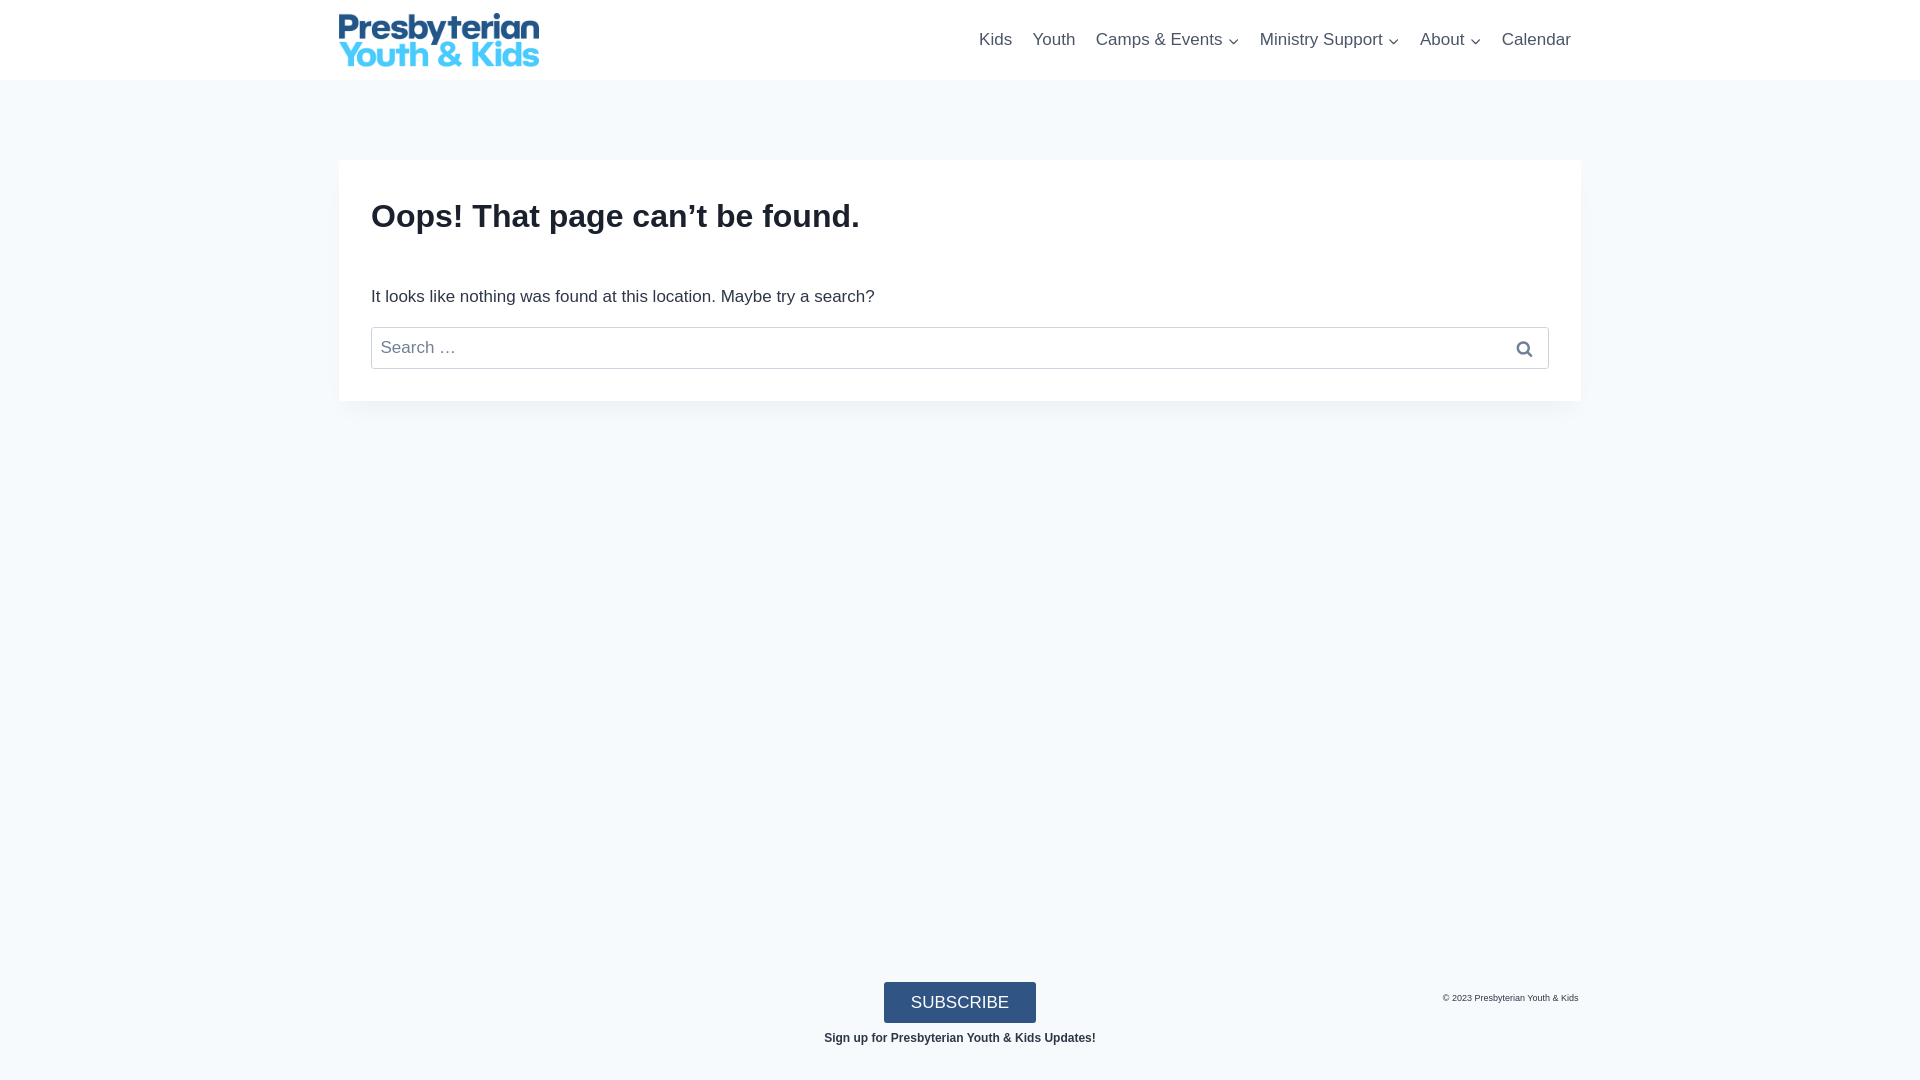 The image size is (1920, 1080). Describe the element at coordinates (1535, 39) in the screenshot. I see `'Calendar'` at that location.